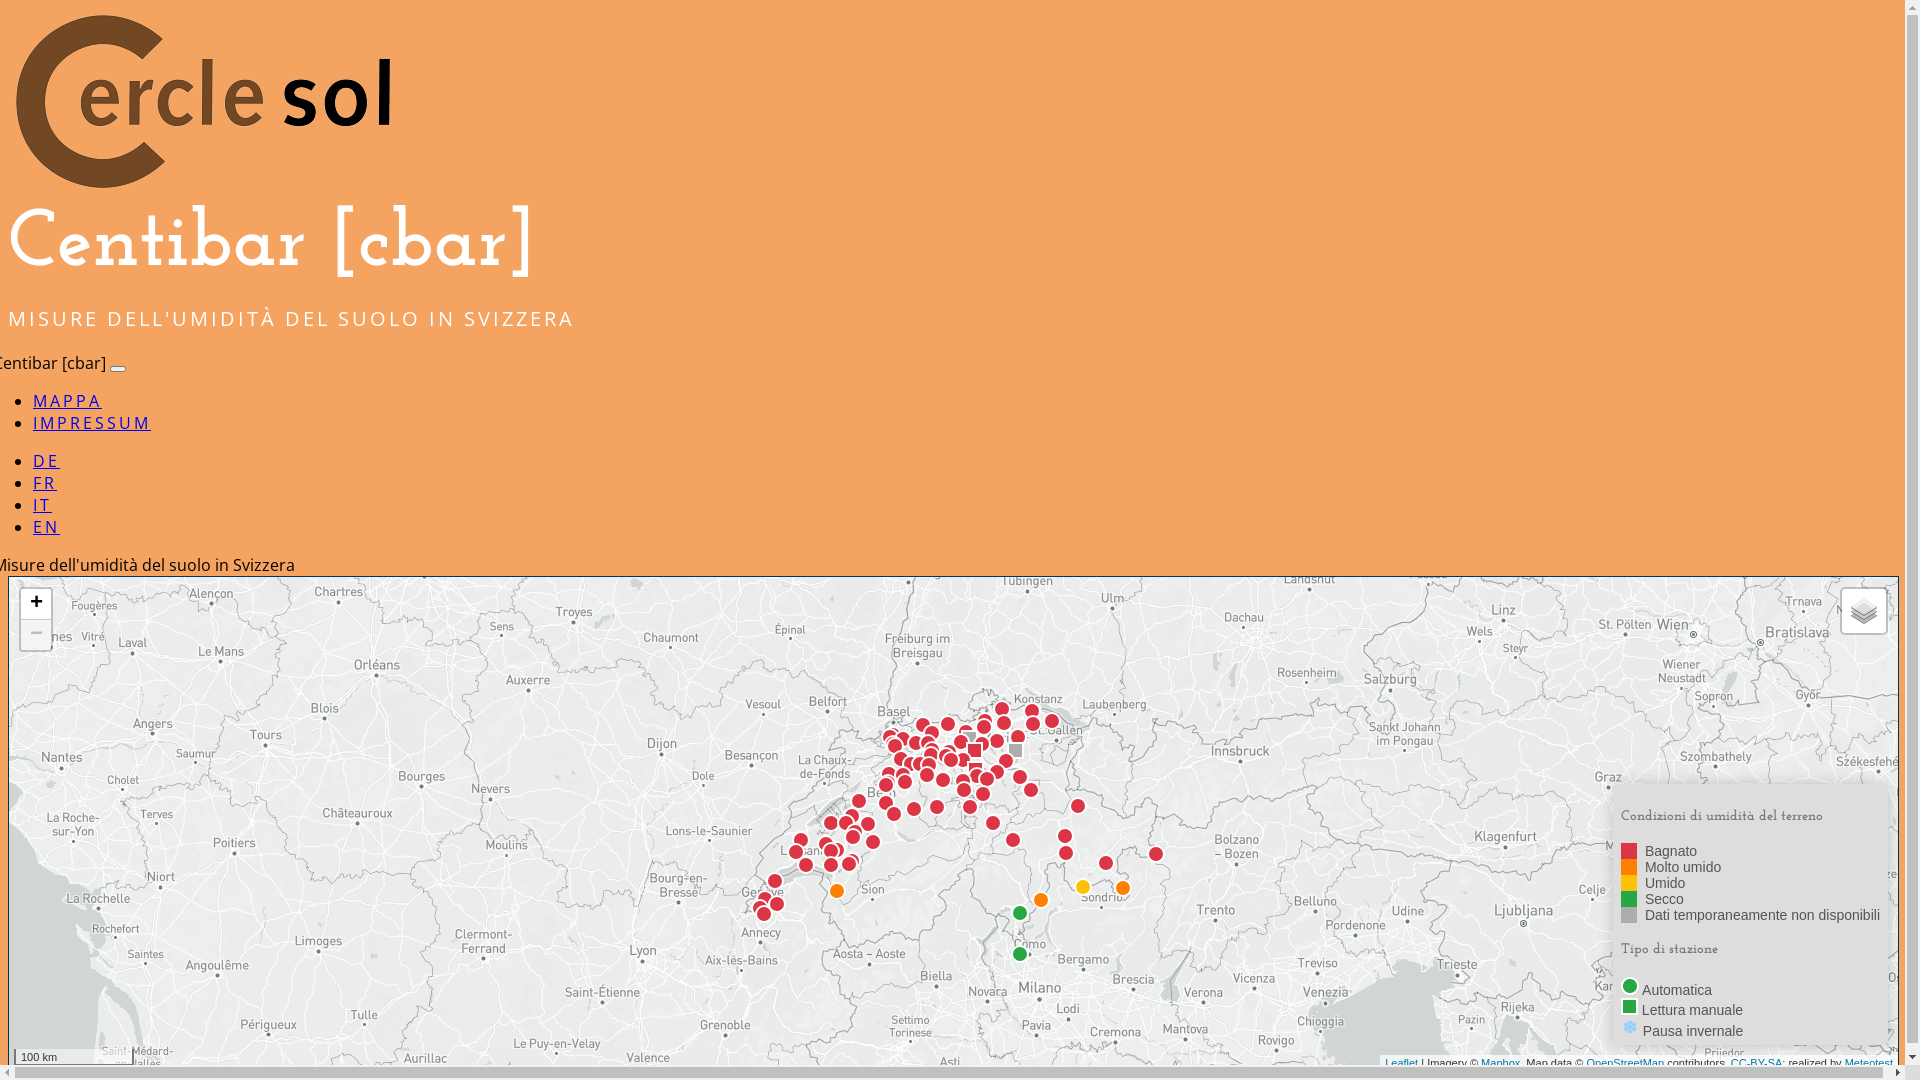 This screenshot has width=1920, height=1080. Describe the element at coordinates (1730, 1060) in the screenshot. I see `'CC-BY-SA'` at that location.